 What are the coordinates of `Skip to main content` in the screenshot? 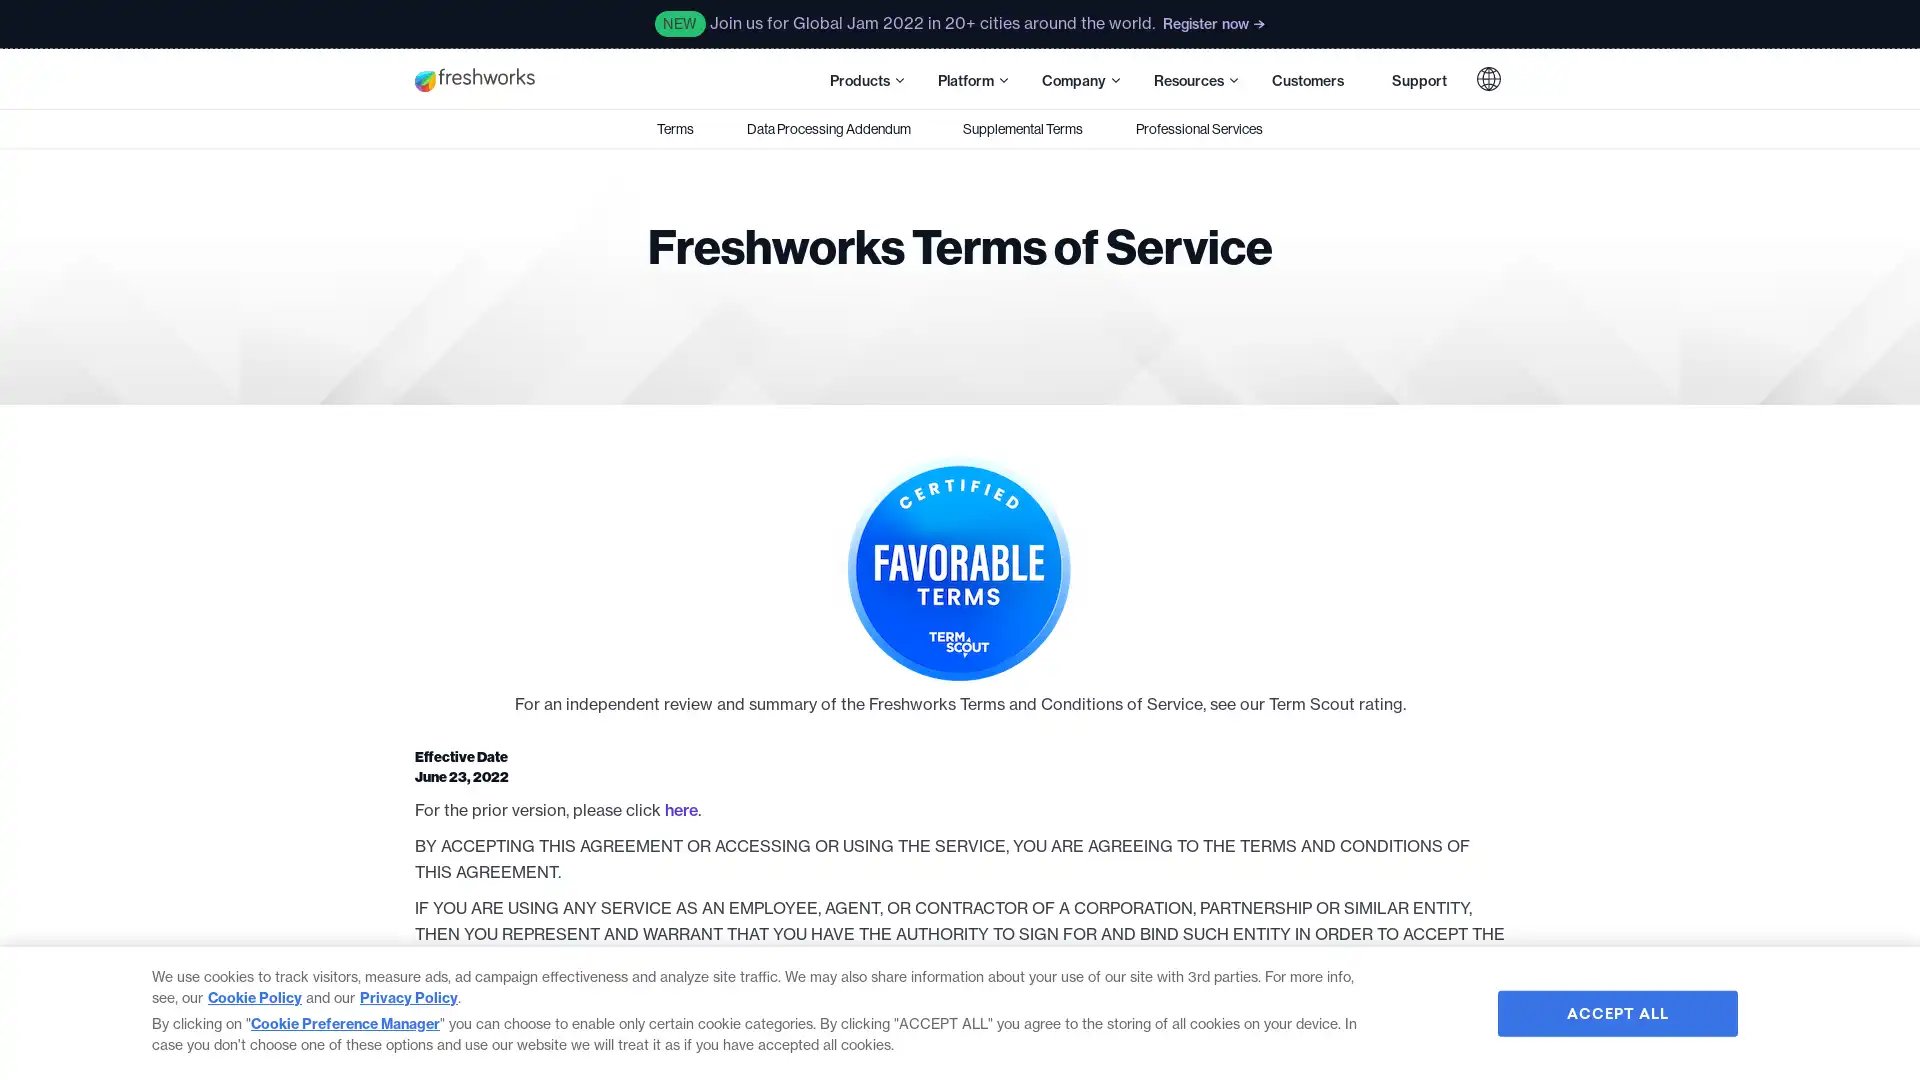 It's located at (323, 76).